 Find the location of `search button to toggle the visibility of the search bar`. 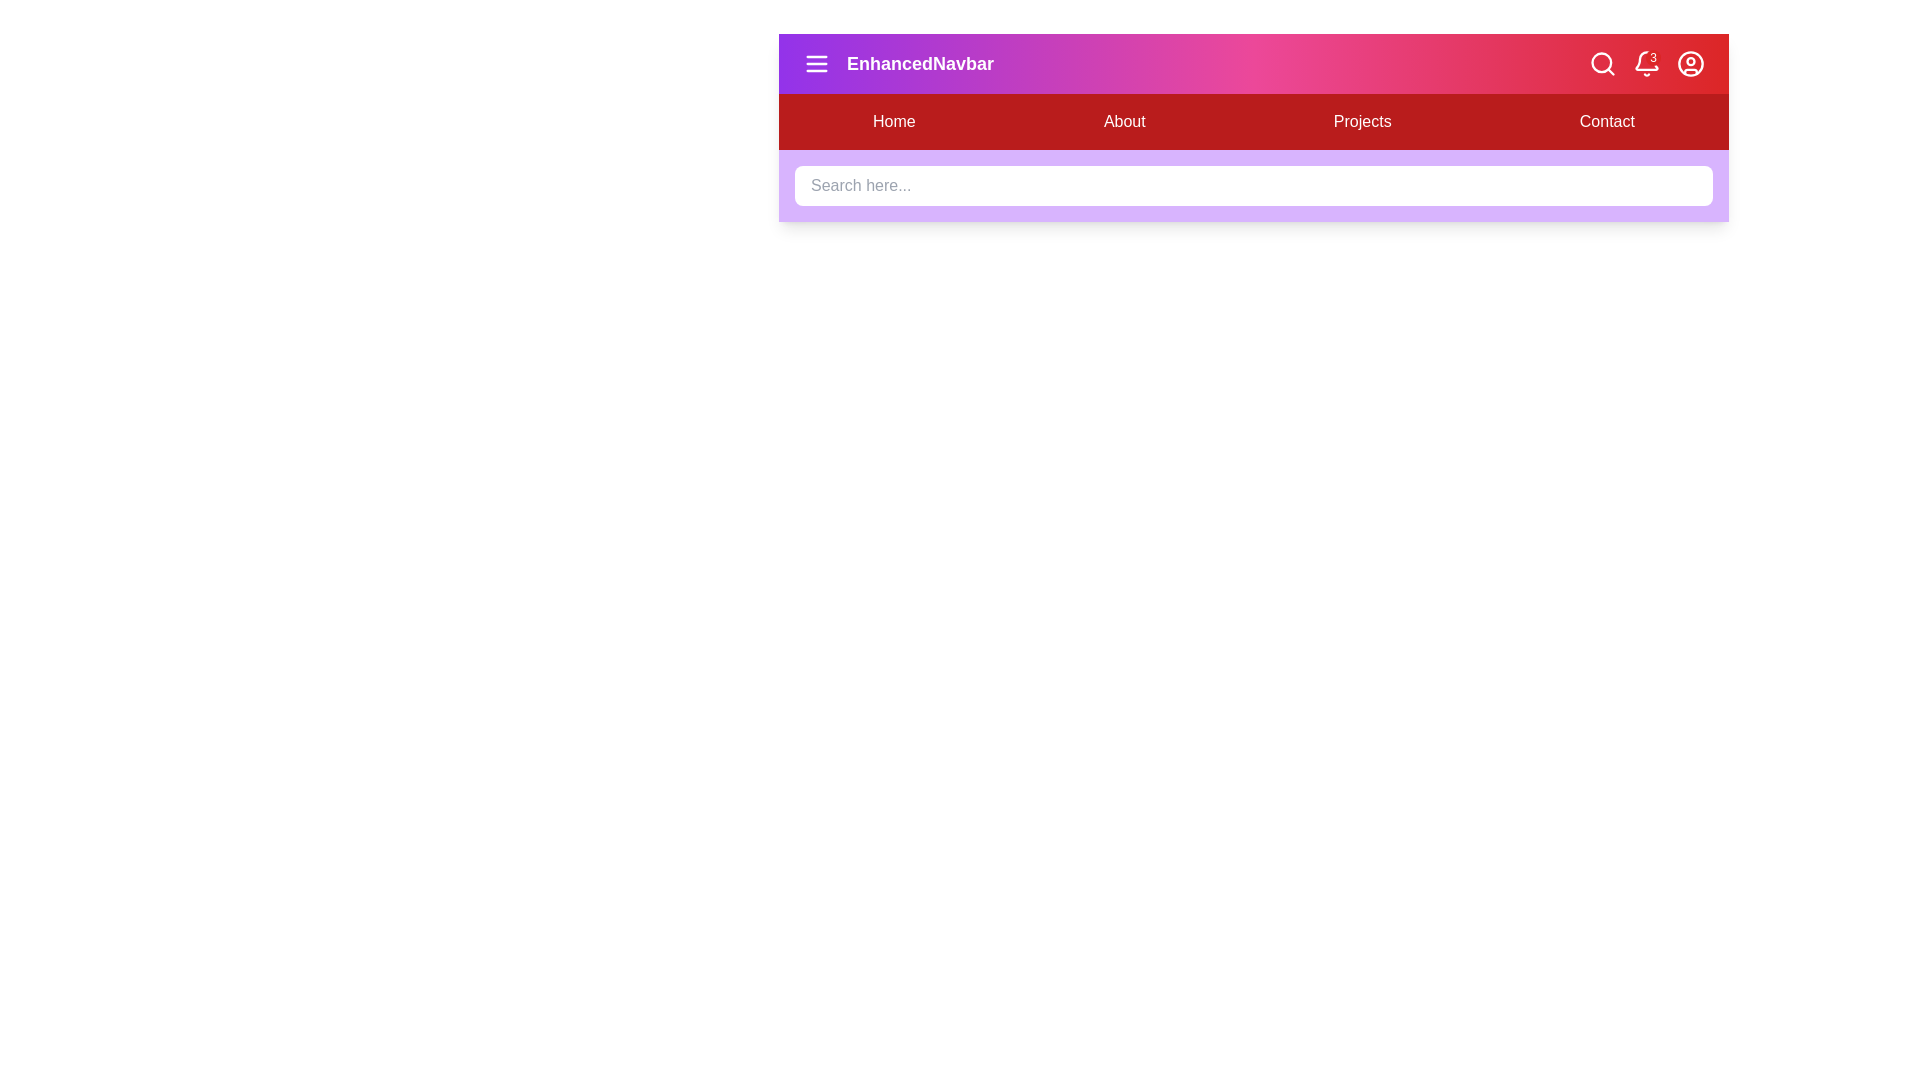

search button to toggle the visibility of the search bar is located at coordinates (1603, 63).